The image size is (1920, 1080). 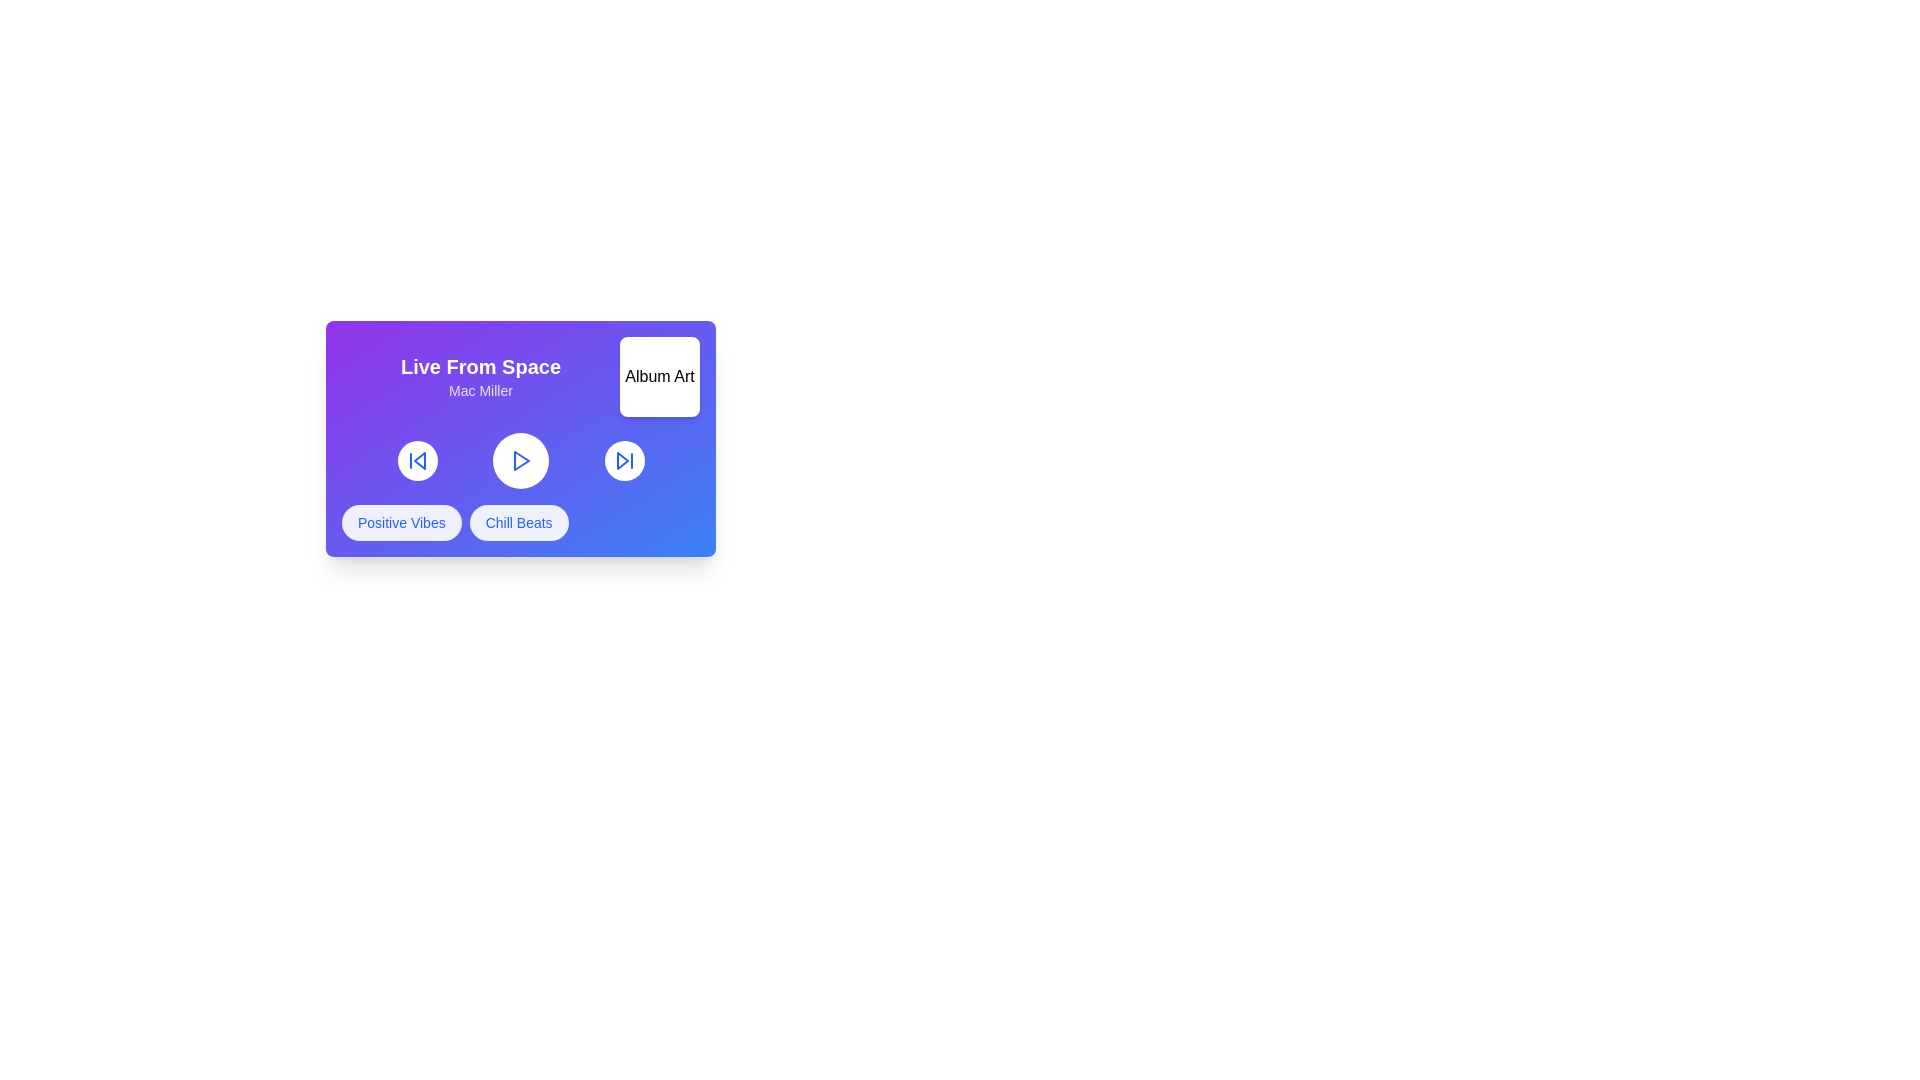 I want to click on the text label reading 'Mac Miller', which is styled in small gray font and positioned below 'Live From Space' within the music player interface, so click(x=480, y=390).